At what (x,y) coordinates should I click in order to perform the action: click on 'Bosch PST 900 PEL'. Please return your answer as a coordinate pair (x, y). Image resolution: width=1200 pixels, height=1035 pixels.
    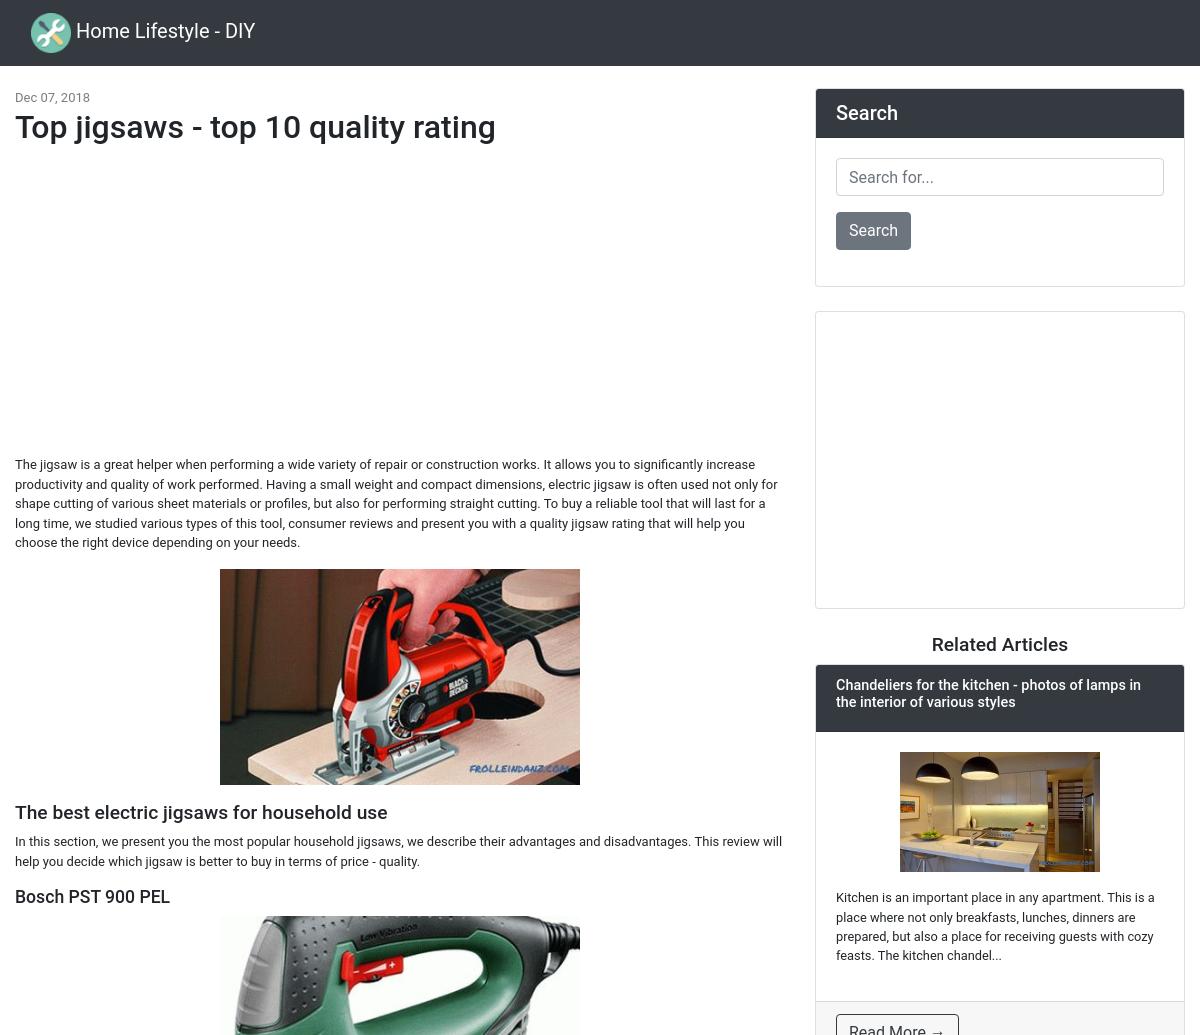
    Looking at the image, I should click on (92, 896).